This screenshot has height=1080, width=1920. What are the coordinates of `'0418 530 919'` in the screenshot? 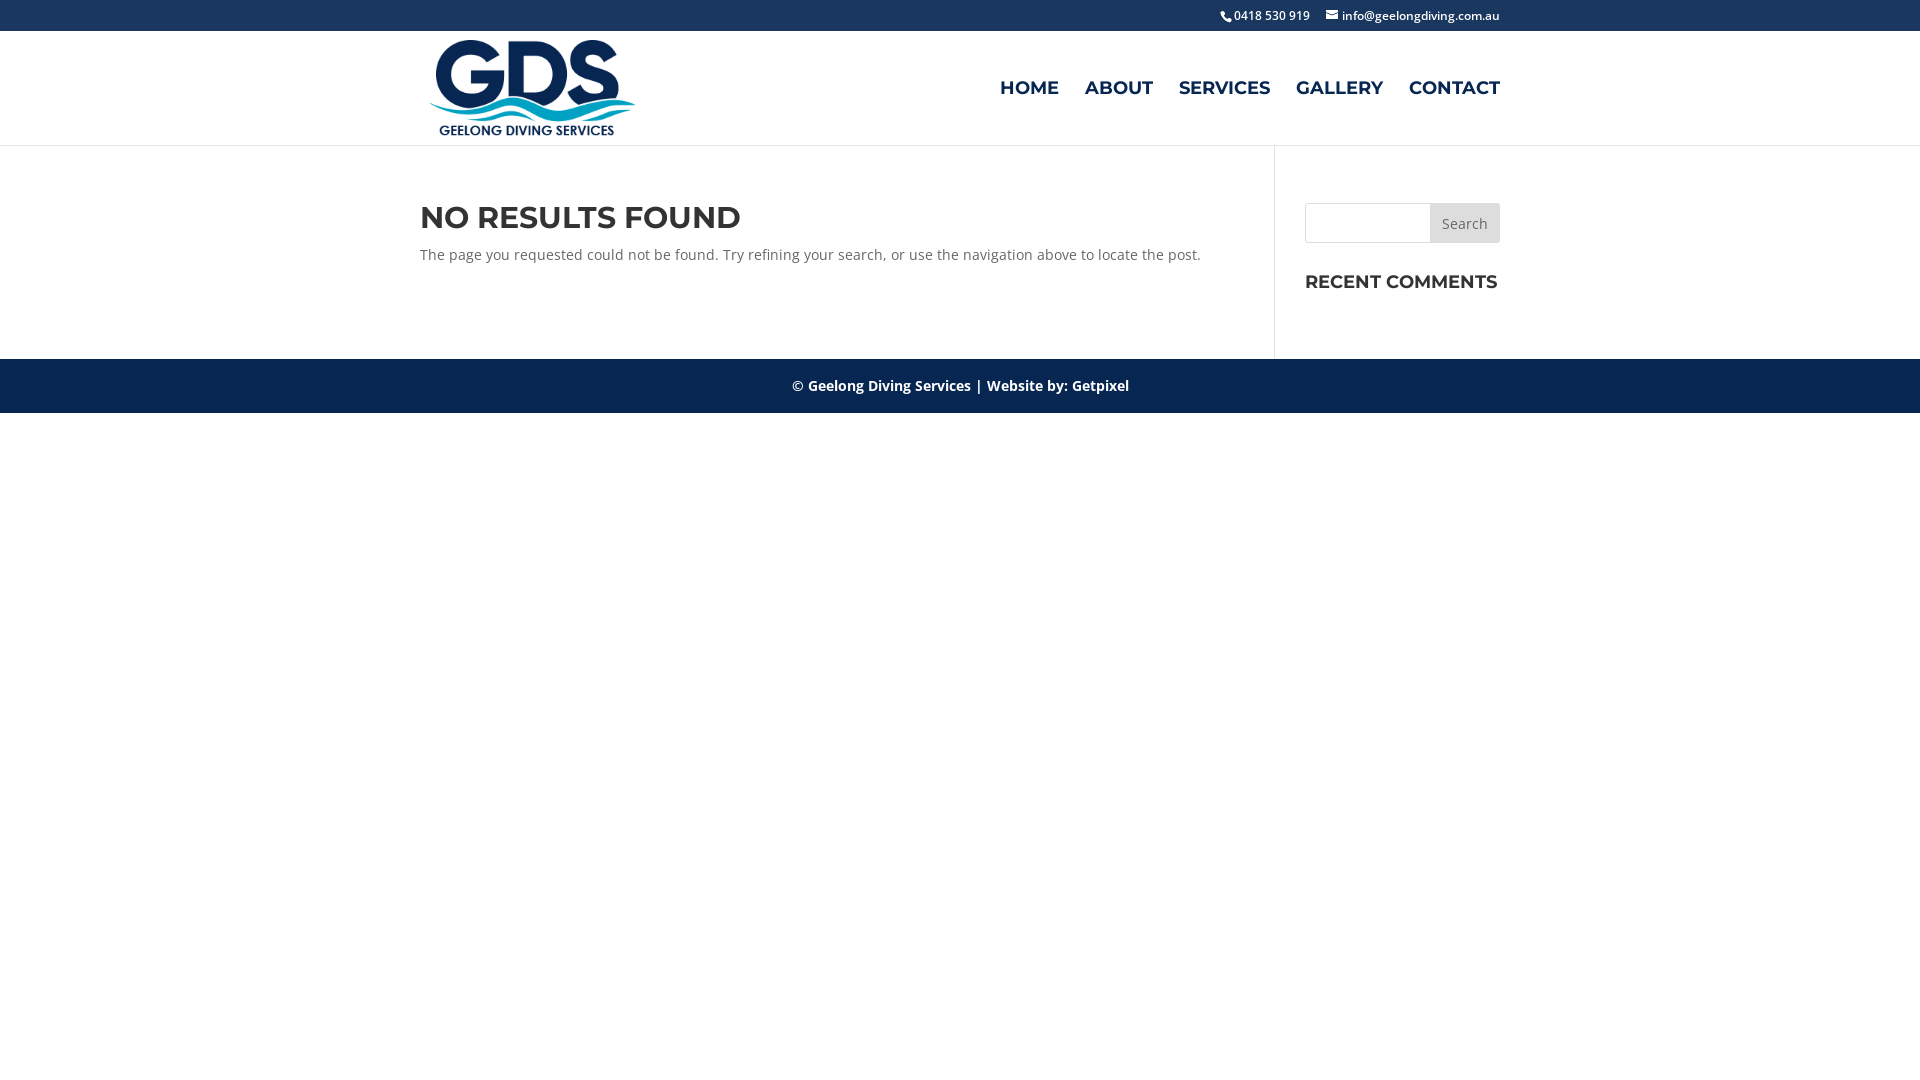 It's located at (1218, 15).